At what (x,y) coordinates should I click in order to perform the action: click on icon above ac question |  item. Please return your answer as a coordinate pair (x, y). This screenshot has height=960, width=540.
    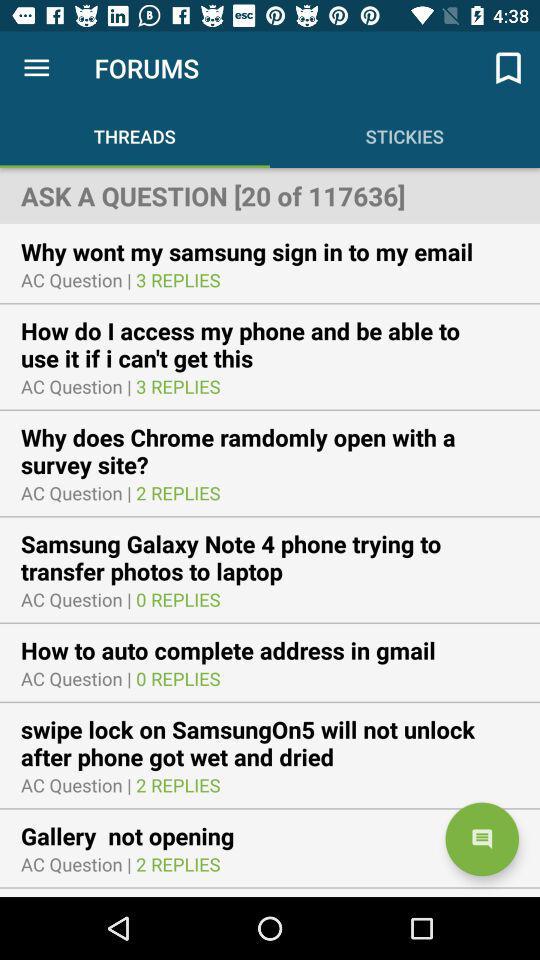
    Looking at the image, I should click on (139, 836).